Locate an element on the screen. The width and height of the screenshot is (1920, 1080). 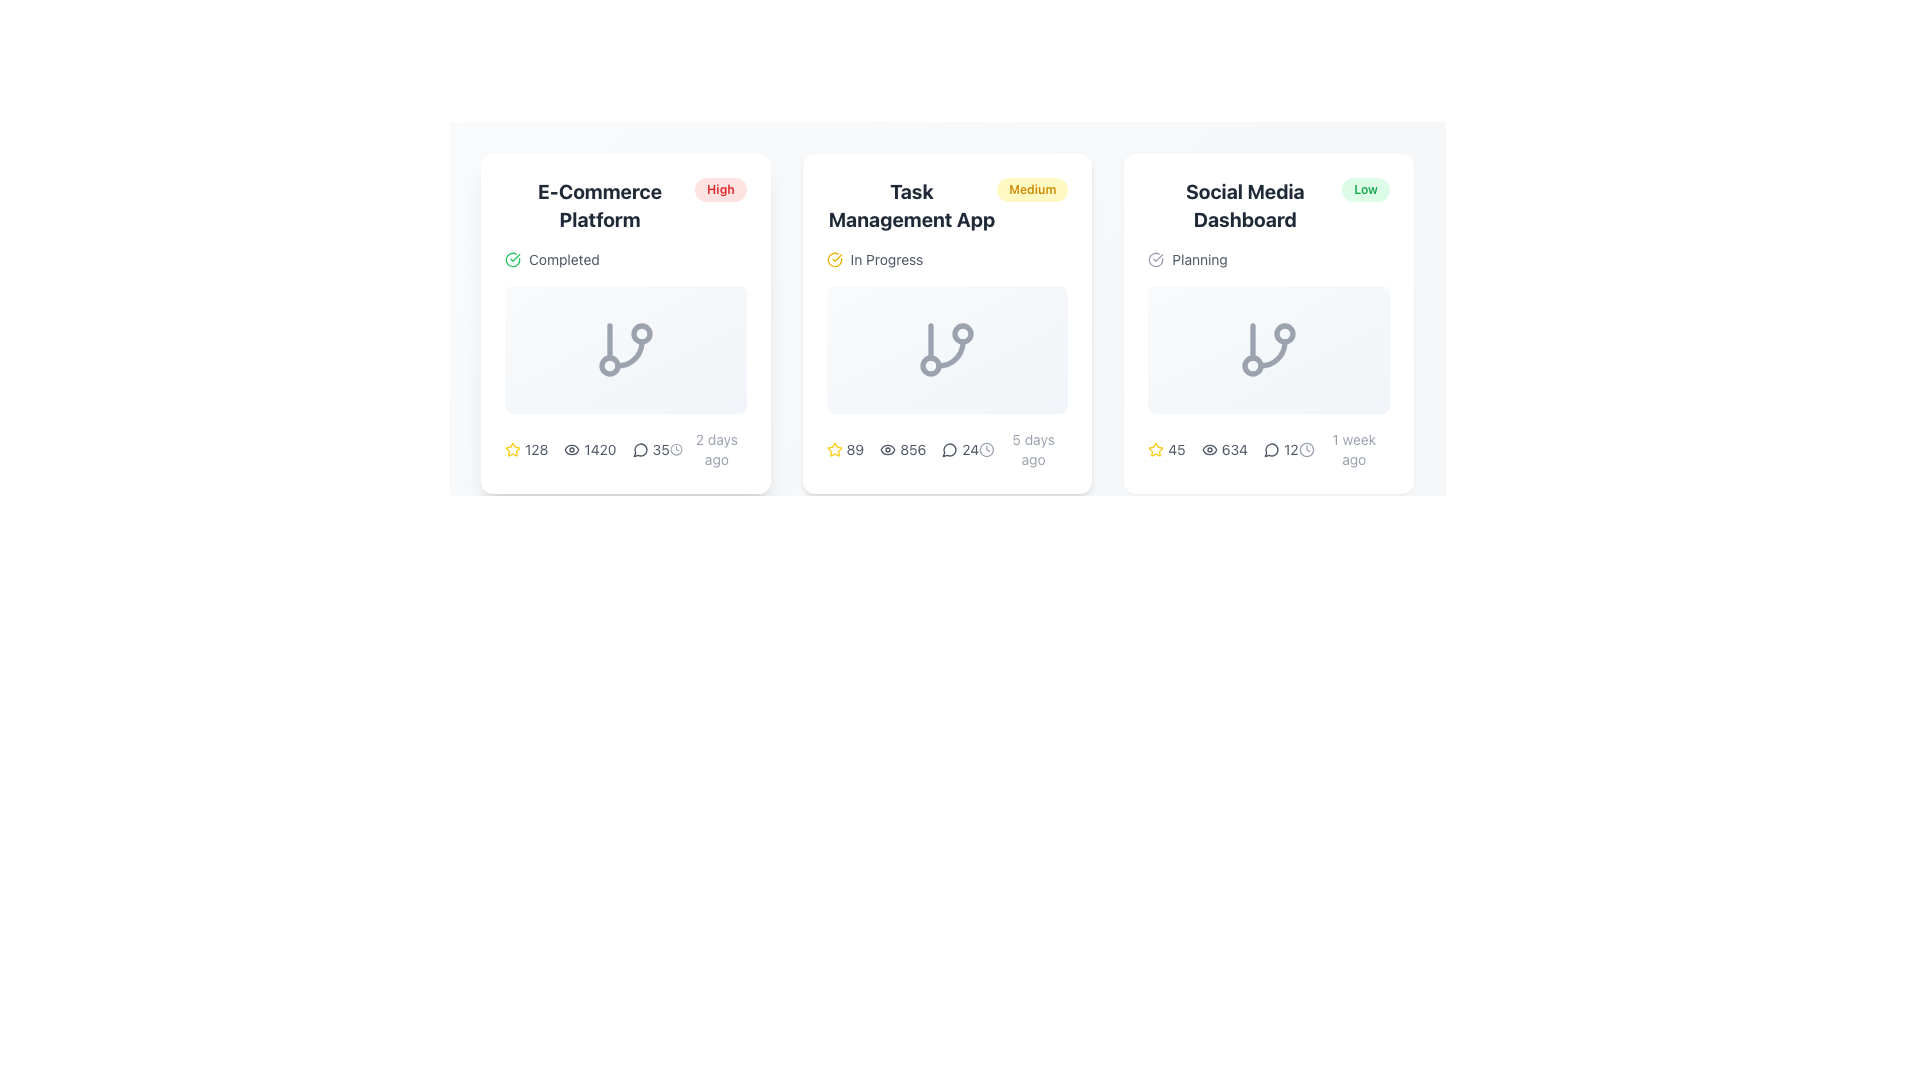
the branching SVG icon that signifies the project's versioning or collaboration status, located centrally within the 'E-Commerce Platform' card is located at coordinates (624, 349).